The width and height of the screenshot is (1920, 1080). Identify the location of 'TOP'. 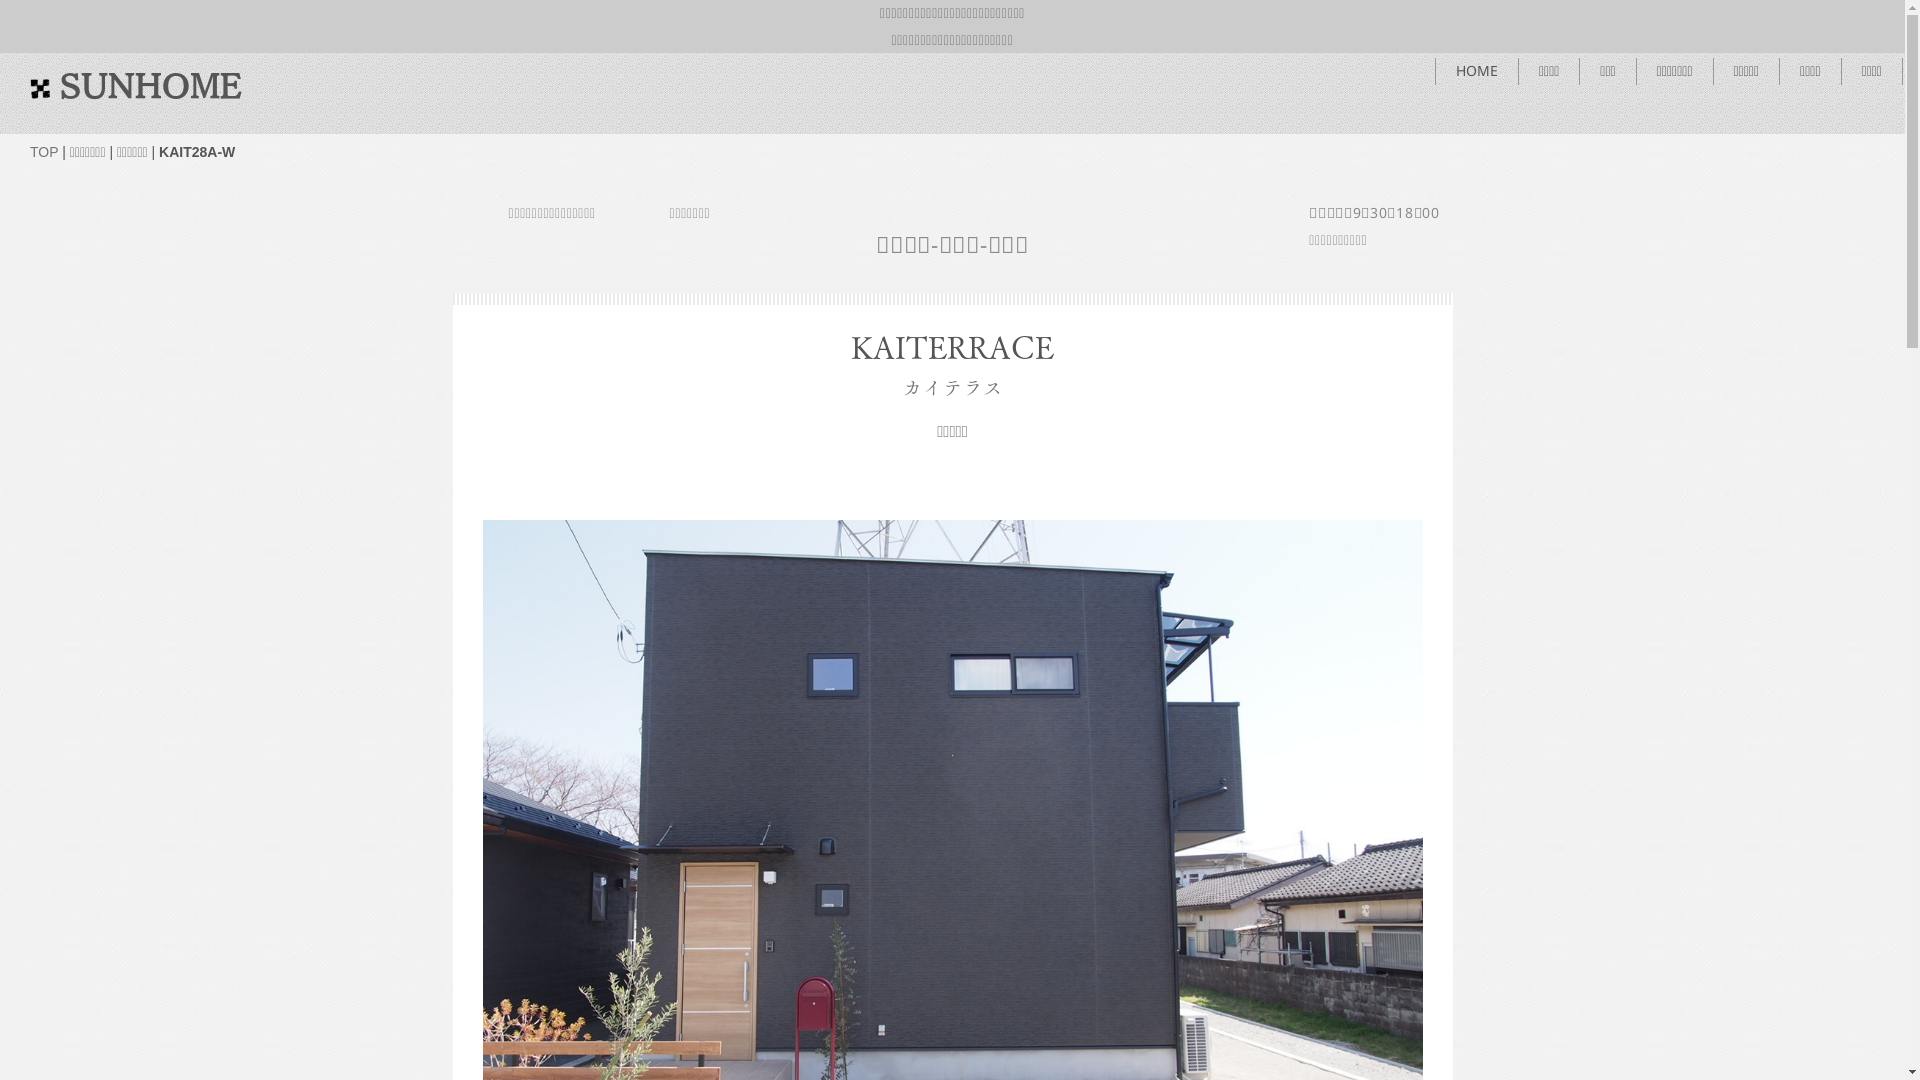
(43, 150).